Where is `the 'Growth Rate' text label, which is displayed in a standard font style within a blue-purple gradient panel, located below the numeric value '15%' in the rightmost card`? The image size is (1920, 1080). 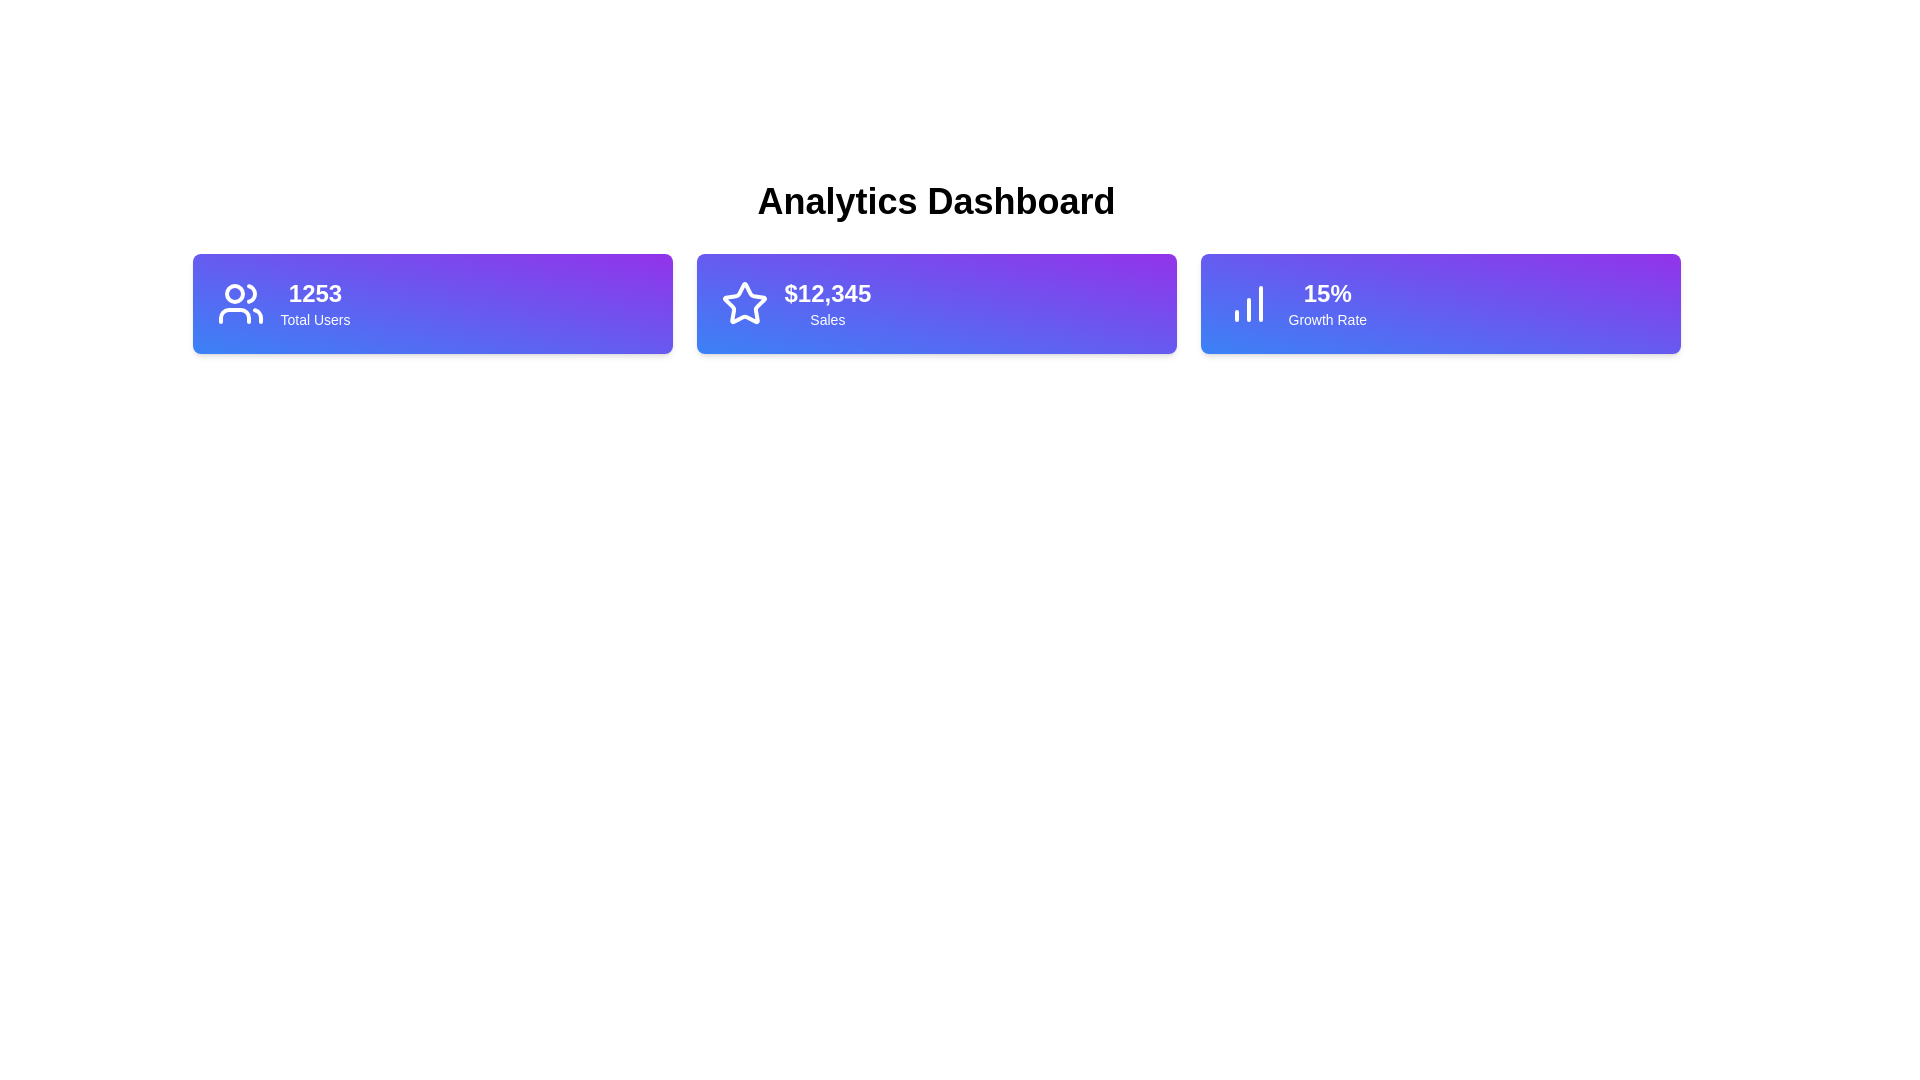
the 'Growth Rate' text label, which is displayed in a standard font style within a blue-purple gradient panel, located below the numeric value '15%' in the rightmost card is located at coordinates (1327, 319).